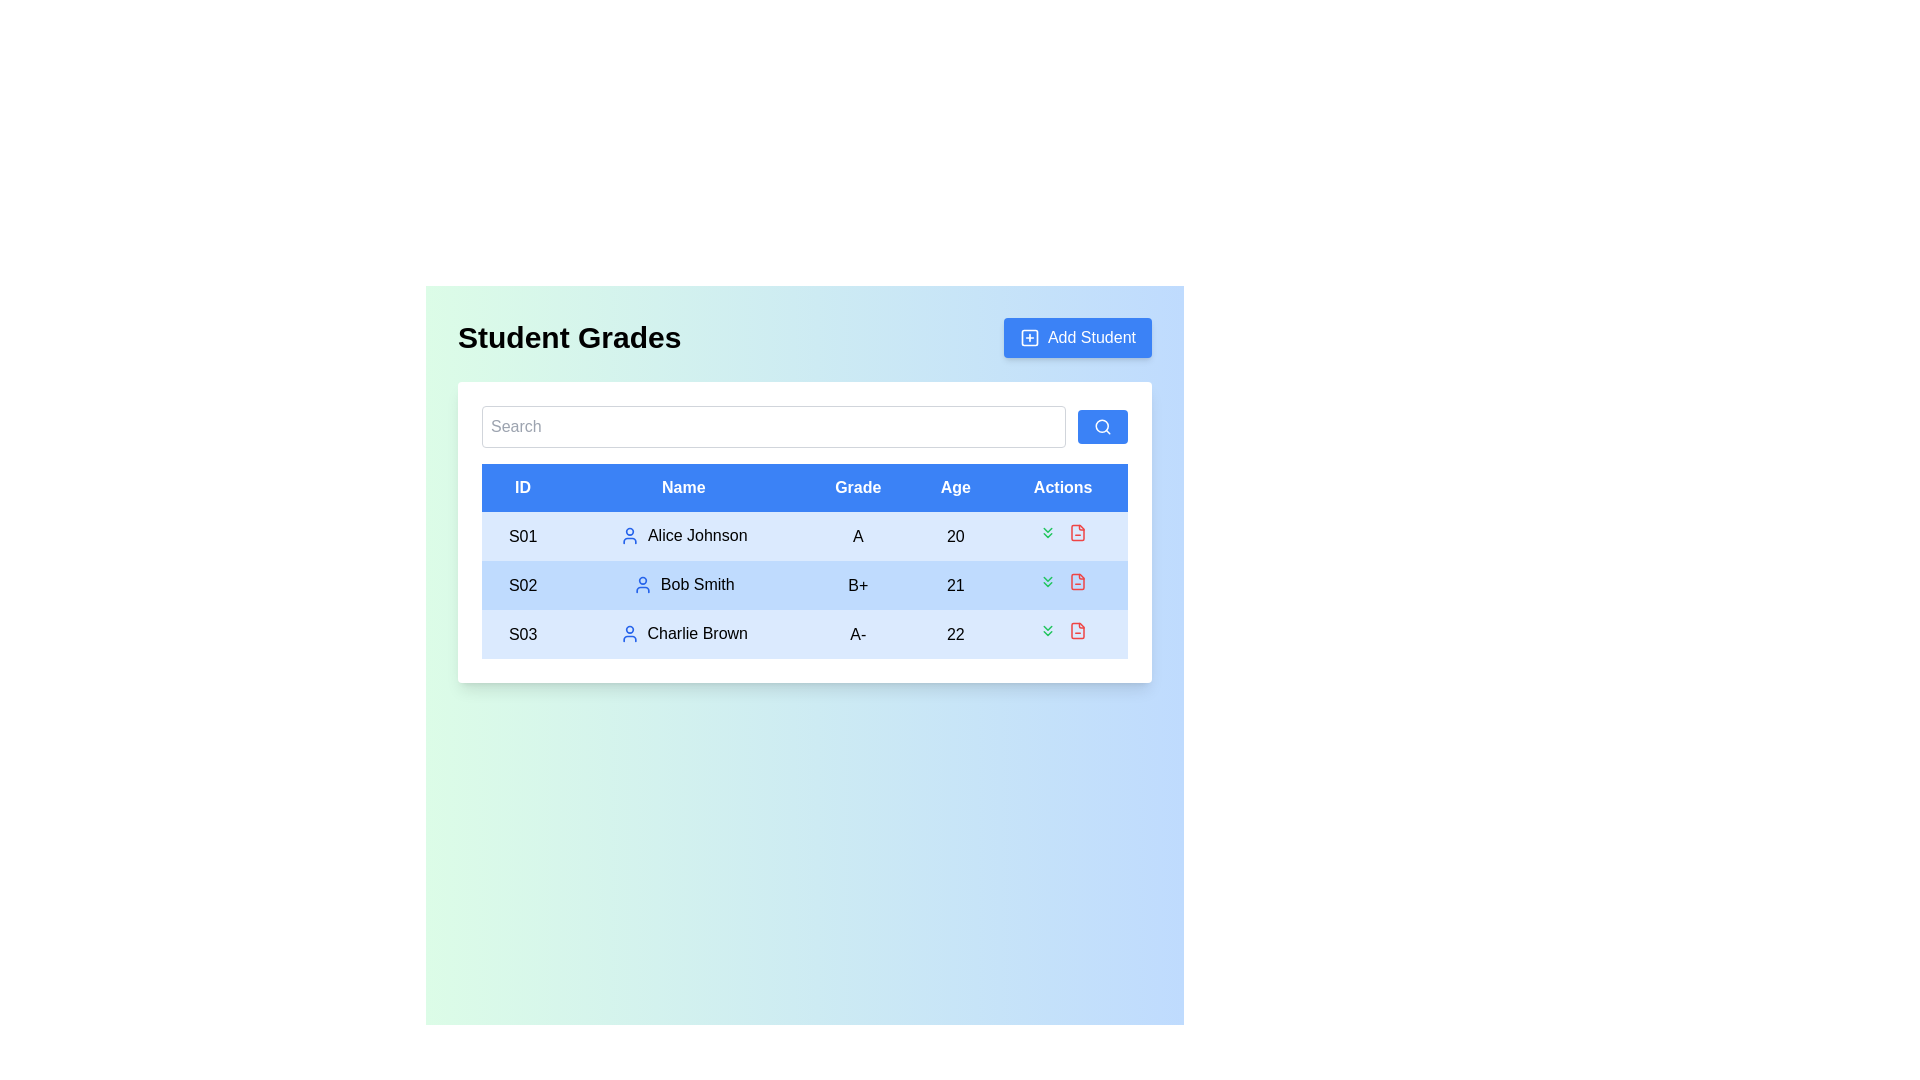  I want to click on the small, circular 'user' icon with a blue outline located to the left of the name 'Bob Smith', so click(642, 585).